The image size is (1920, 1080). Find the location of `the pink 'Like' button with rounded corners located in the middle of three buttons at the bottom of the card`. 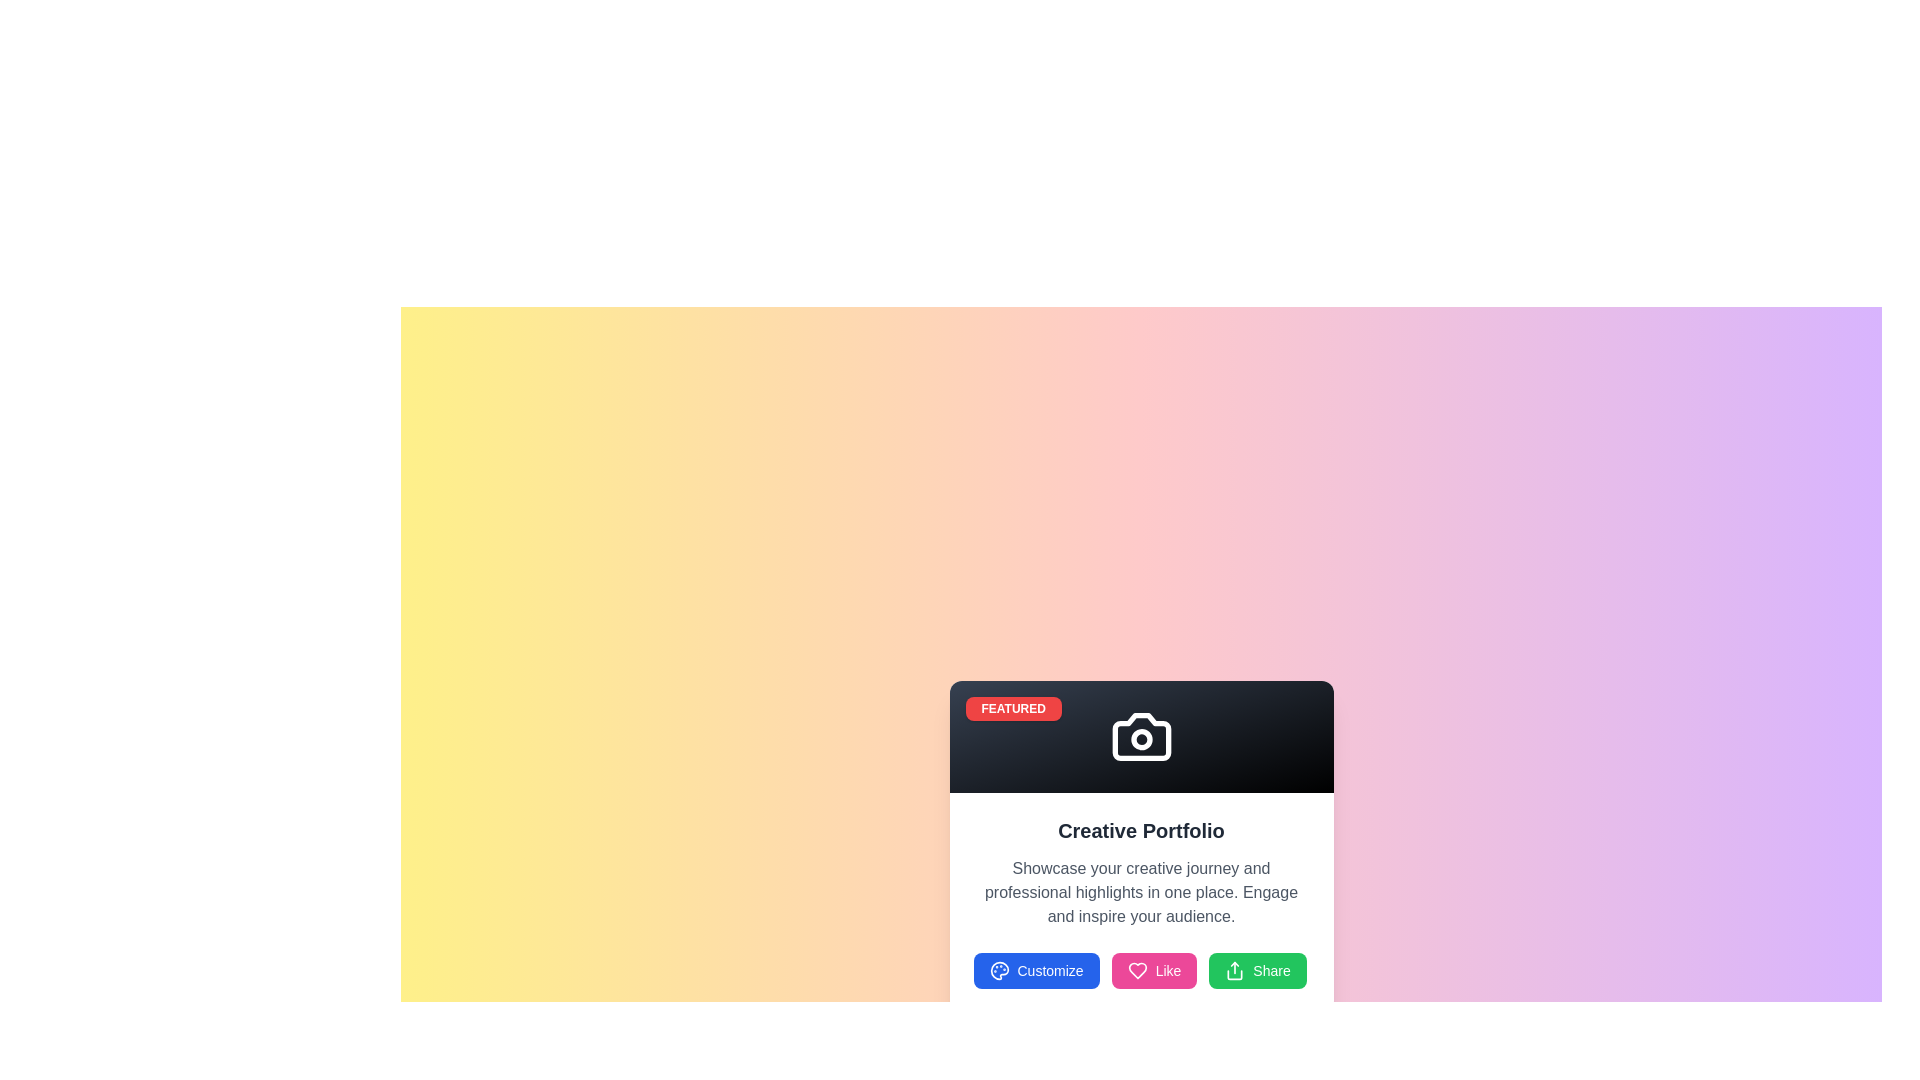

the pink 'Like' button with rounded corners located in the middle of three buttons at the bottom of the card is located at coordinates (1154, 970).